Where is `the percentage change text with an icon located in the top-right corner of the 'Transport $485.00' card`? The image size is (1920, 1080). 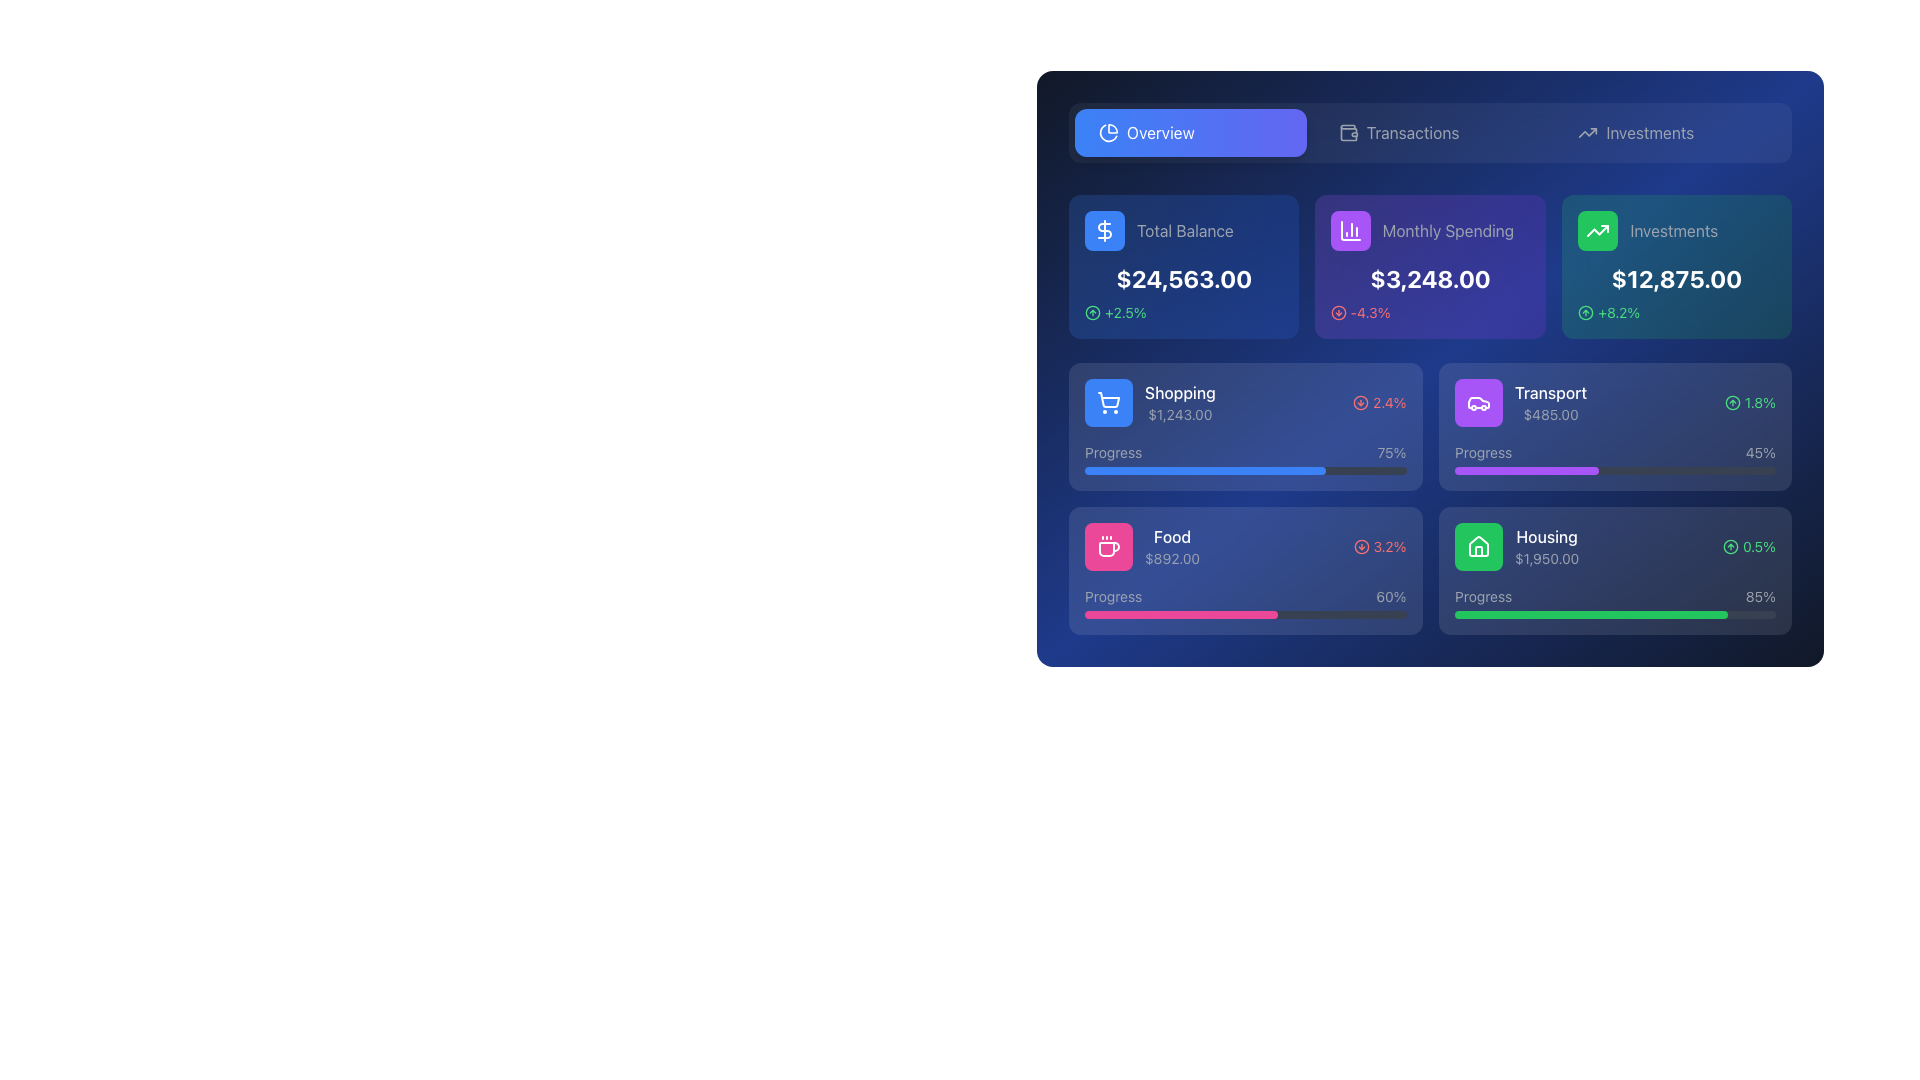
the percentage change text with an icon located in the top-right corner of the 'Transport $485.00' card is located at coordinates (1749, 402).